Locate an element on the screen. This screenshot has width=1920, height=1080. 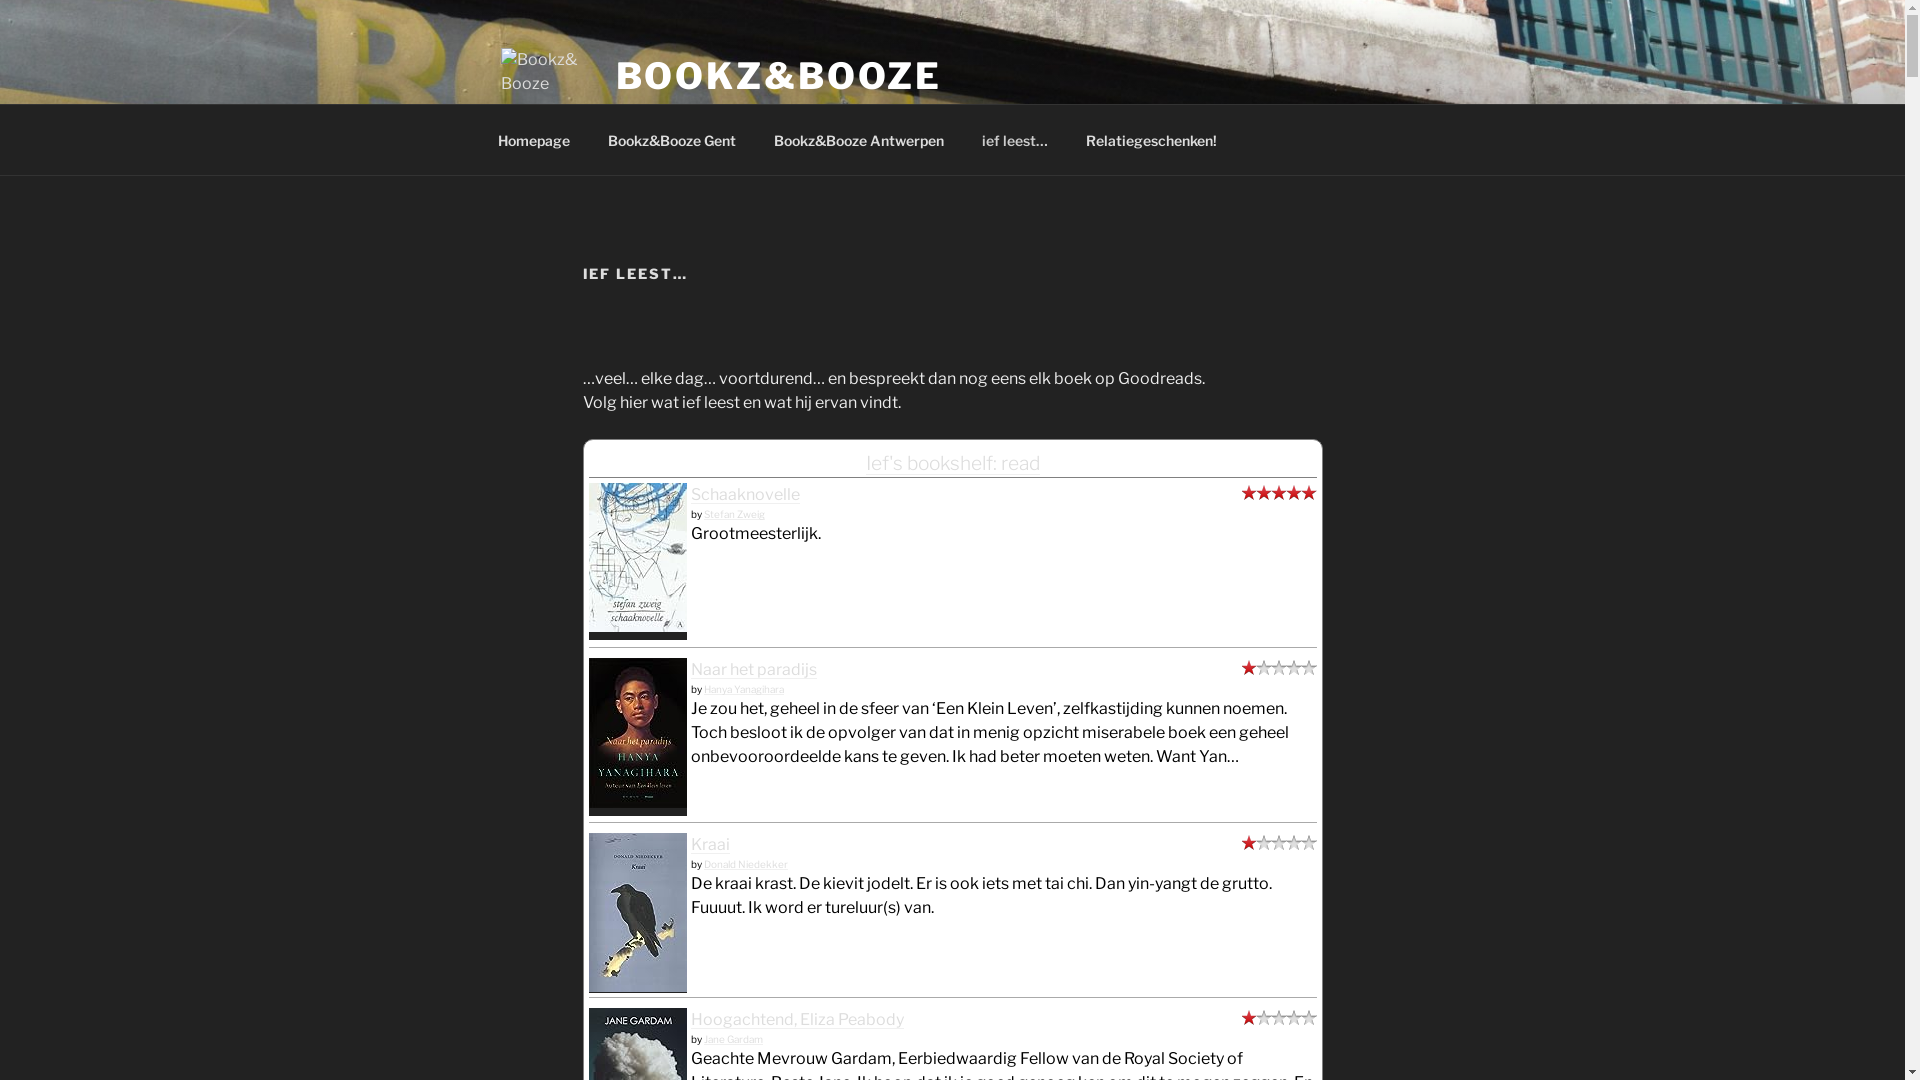
'did not like it' is located at coordinates (1278, 844).